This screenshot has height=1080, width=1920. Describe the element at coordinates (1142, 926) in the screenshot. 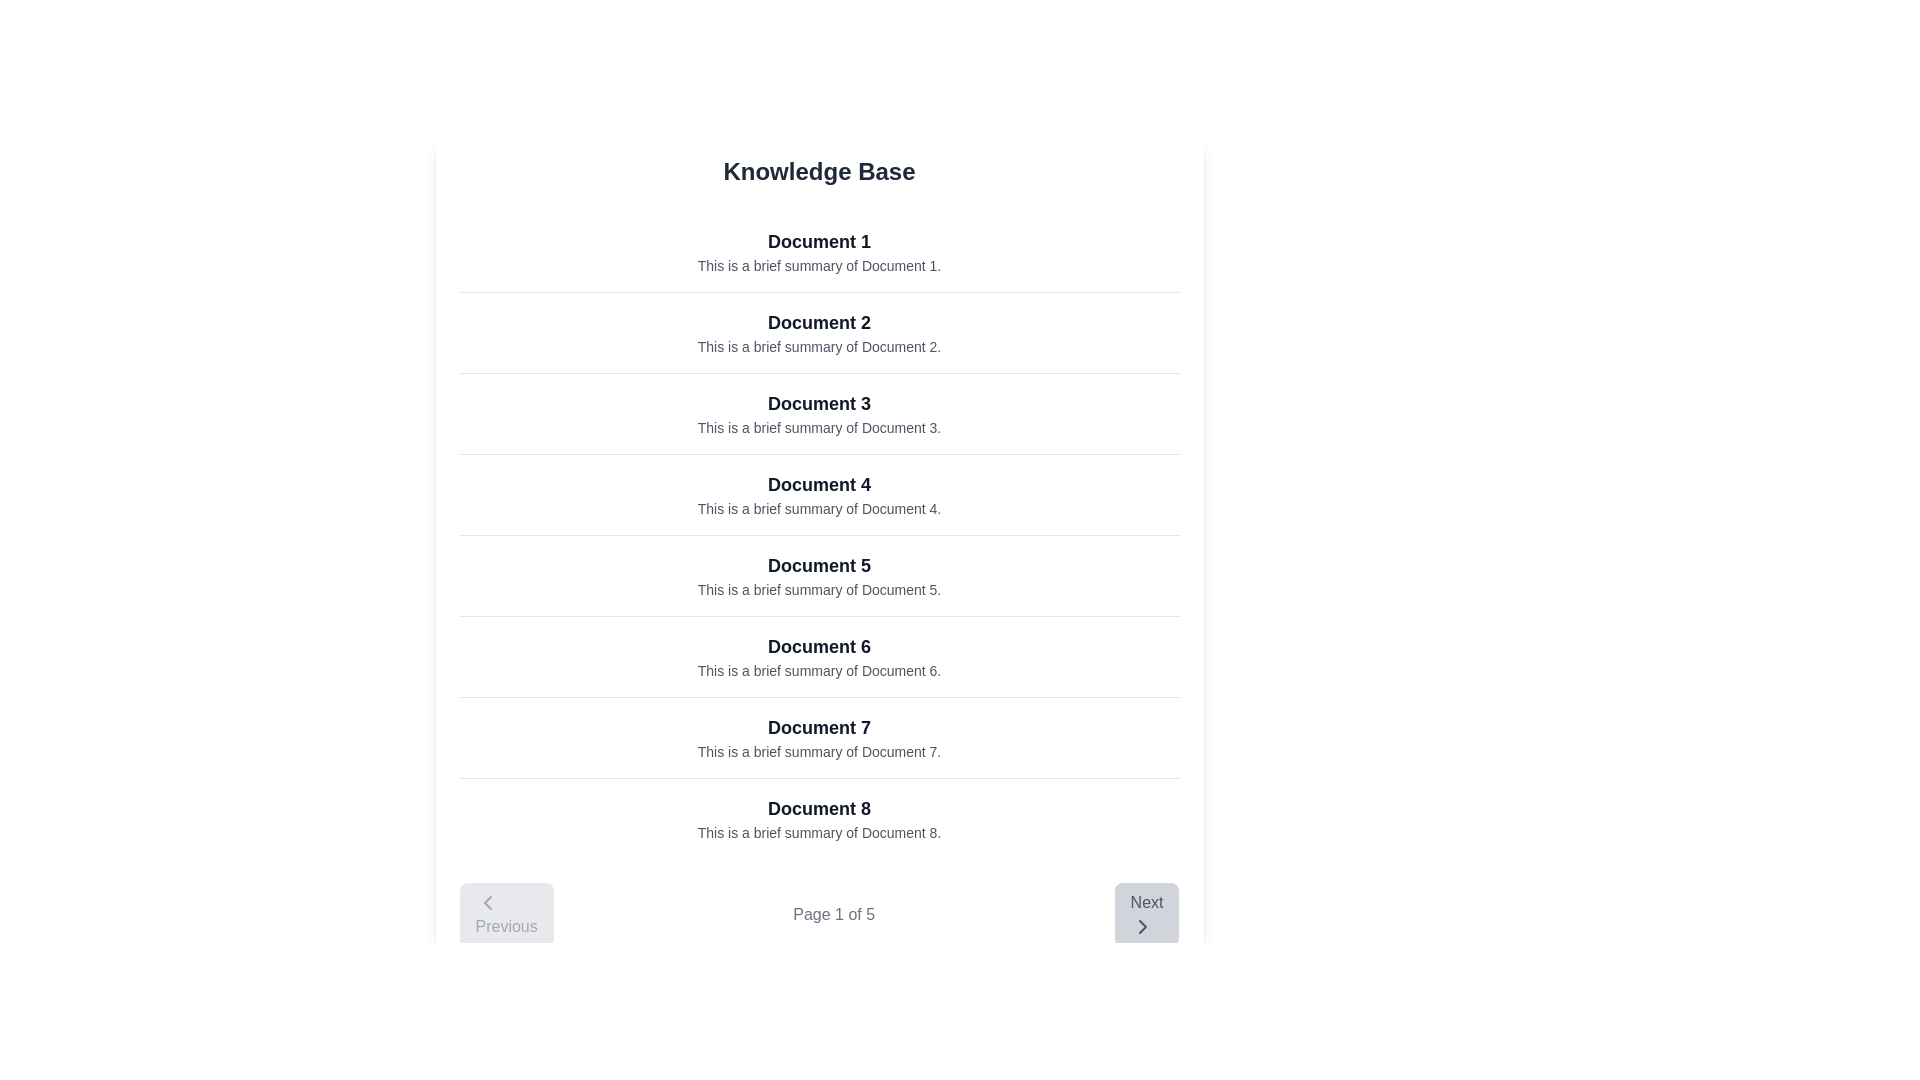

I see `the arrow icon for the 'Next' pagination button located at the bottom-right corner of the interface` at that location.